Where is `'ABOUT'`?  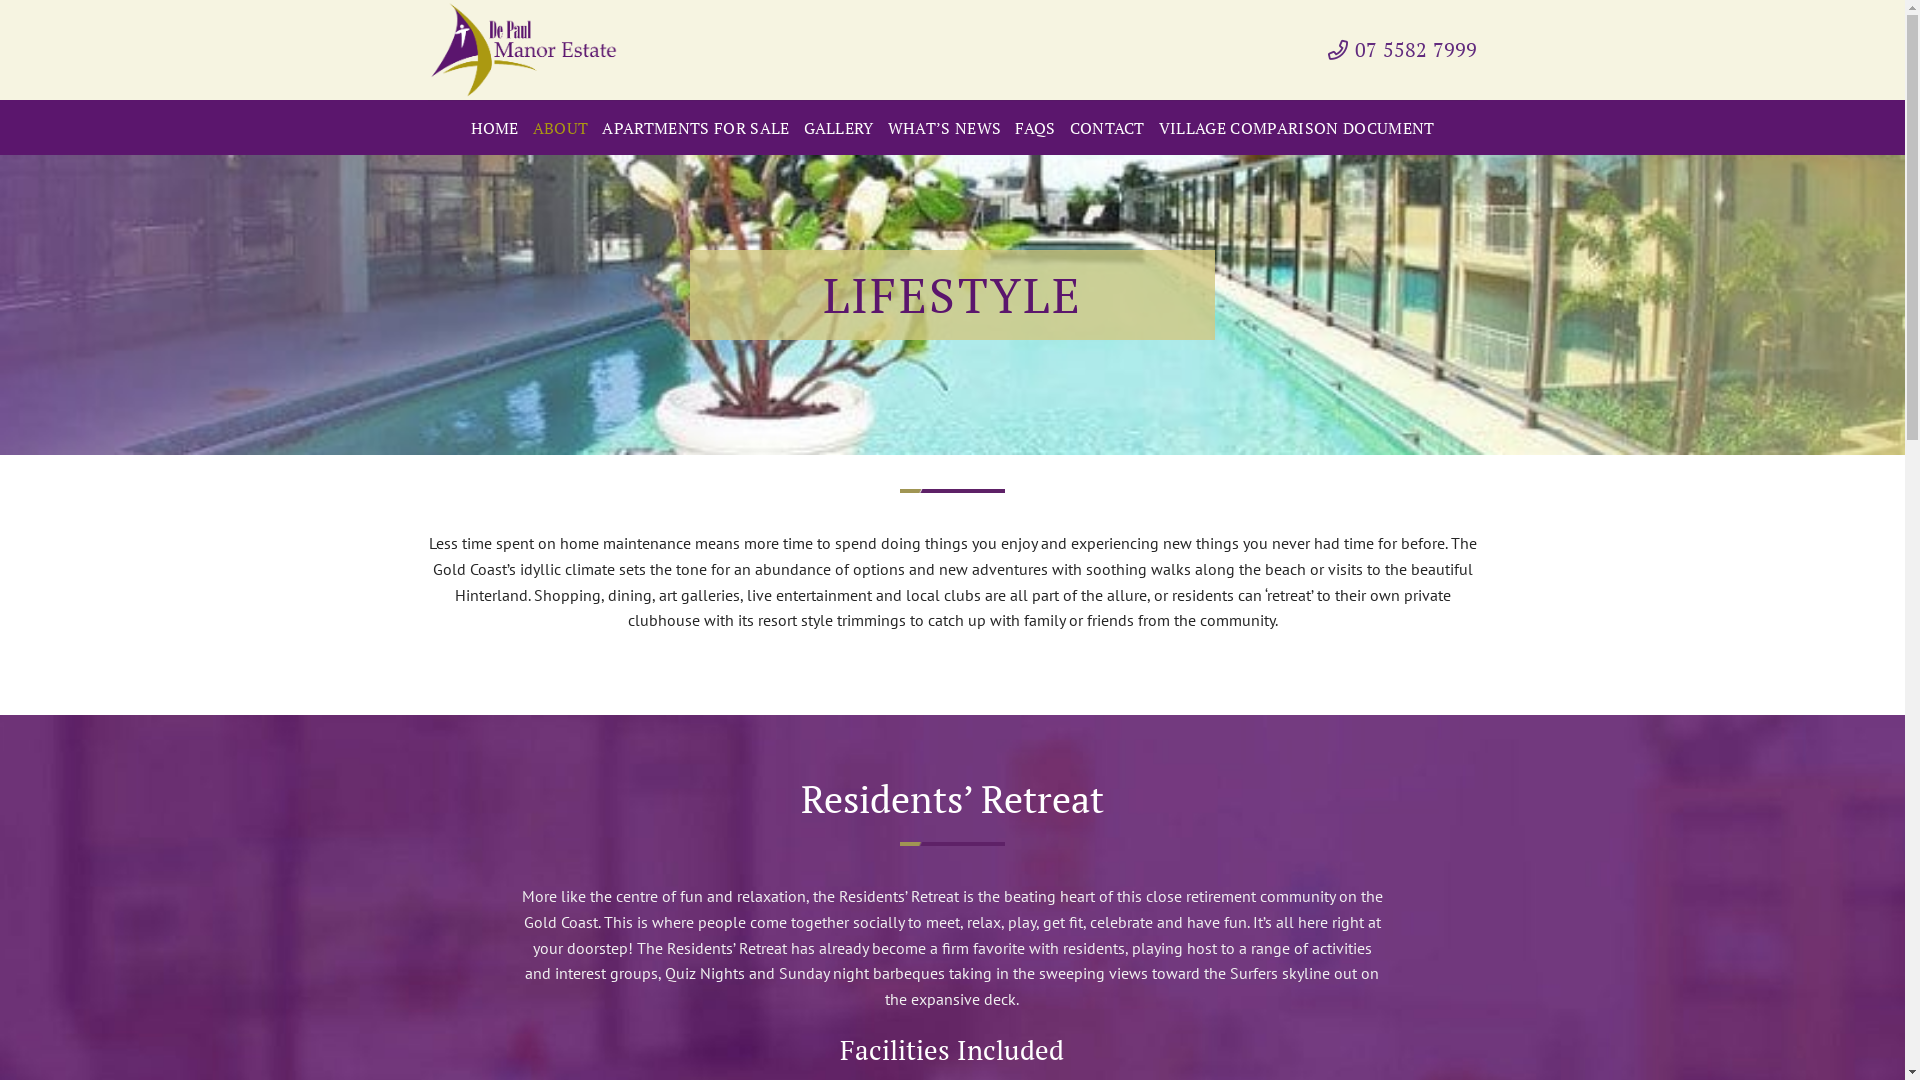
'ABOUT' is located at coordinates (560, 127).